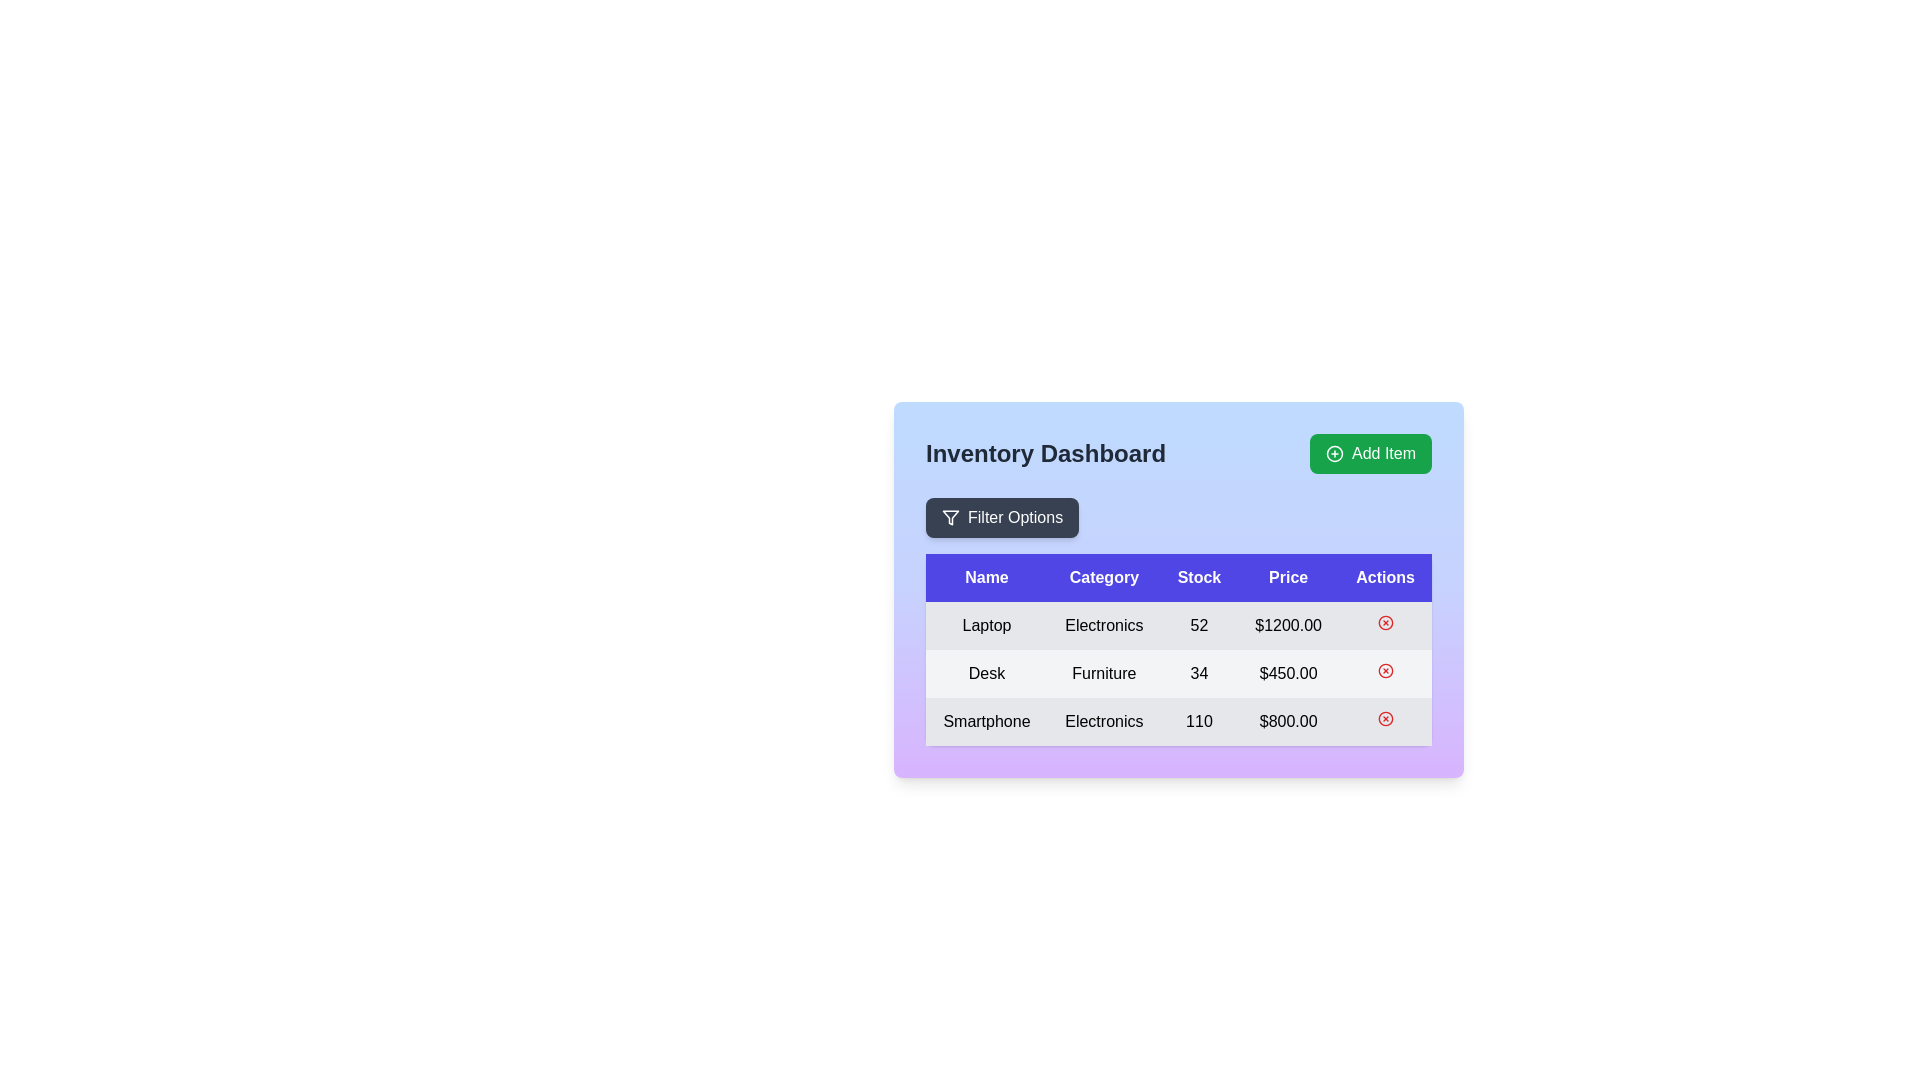  What do you see at coordinates (987, 578) in the screenshot?
I see `'Name' label which is the first header in a row of table headers, styled in white text on a blue background` at bounding box center [987, 578].